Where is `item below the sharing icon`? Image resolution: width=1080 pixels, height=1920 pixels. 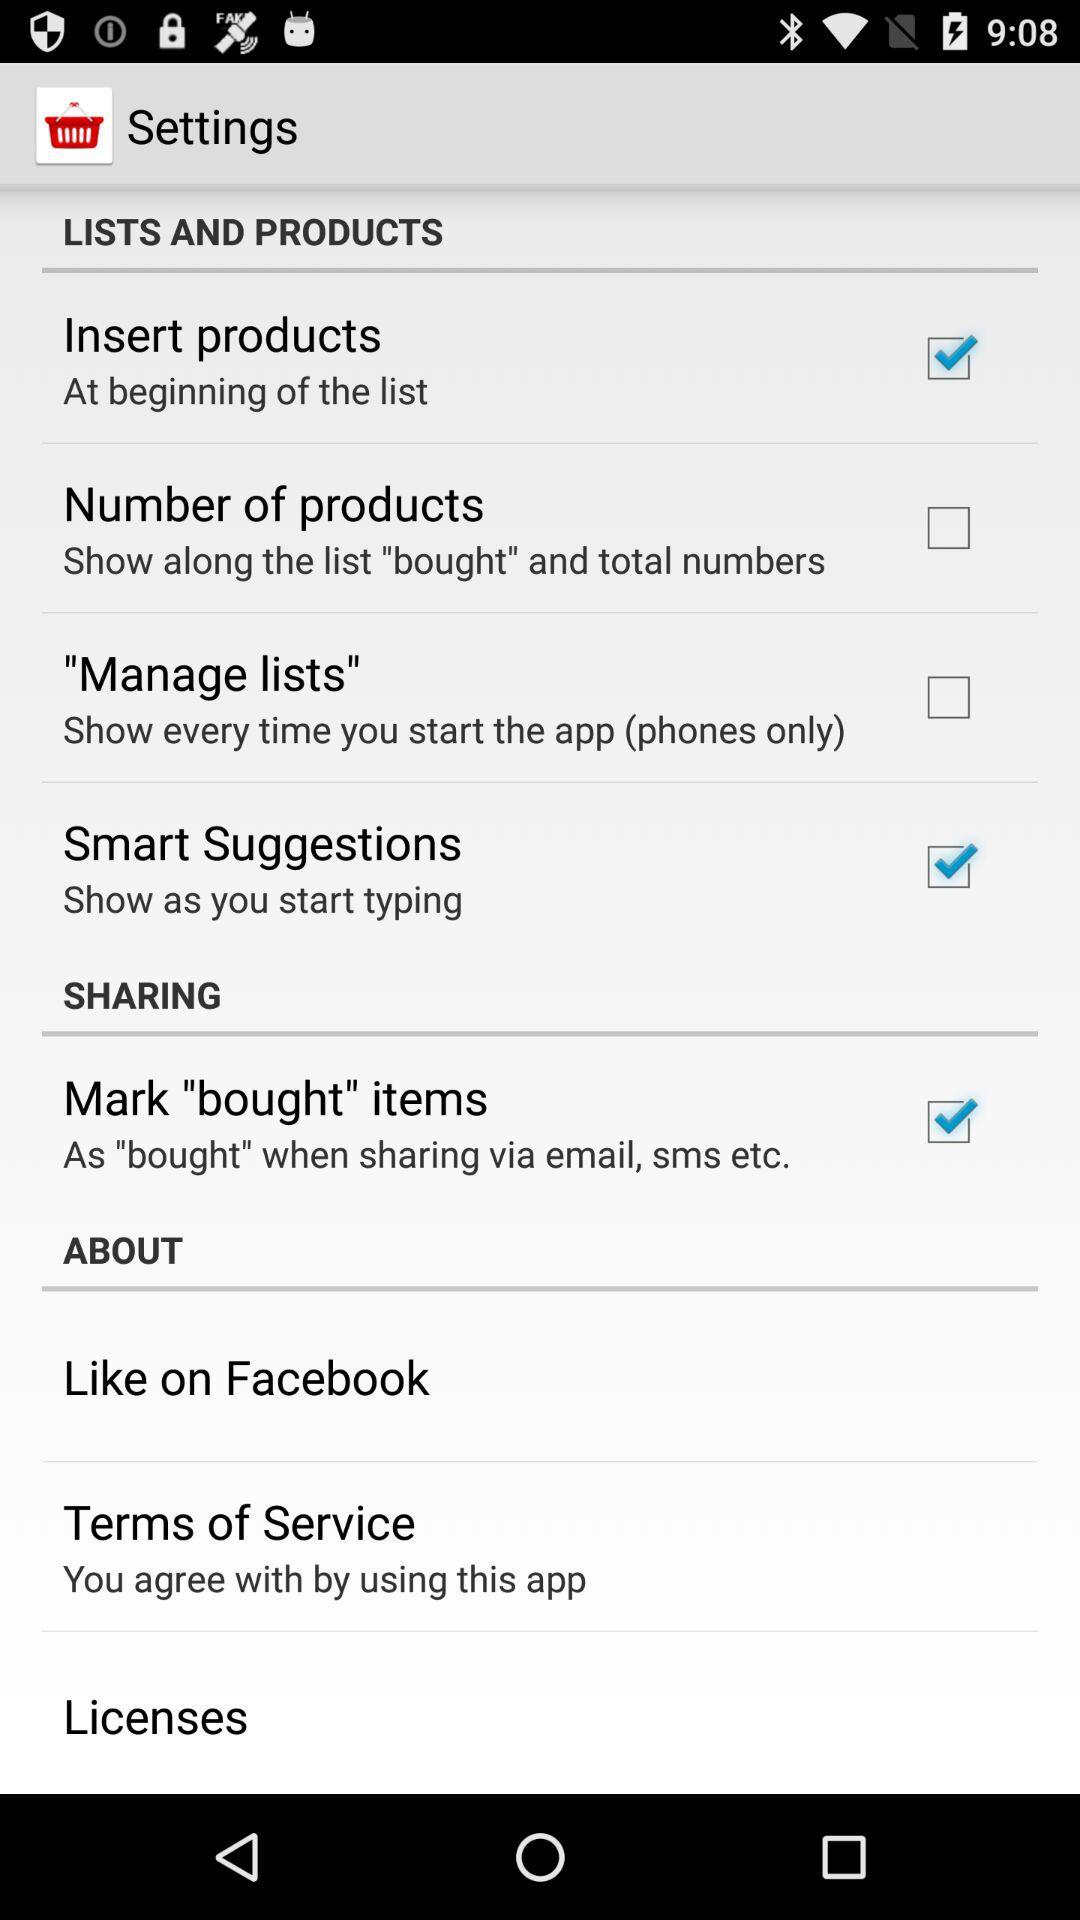
item below the sharing icon is located at coordinates (275, 1095).